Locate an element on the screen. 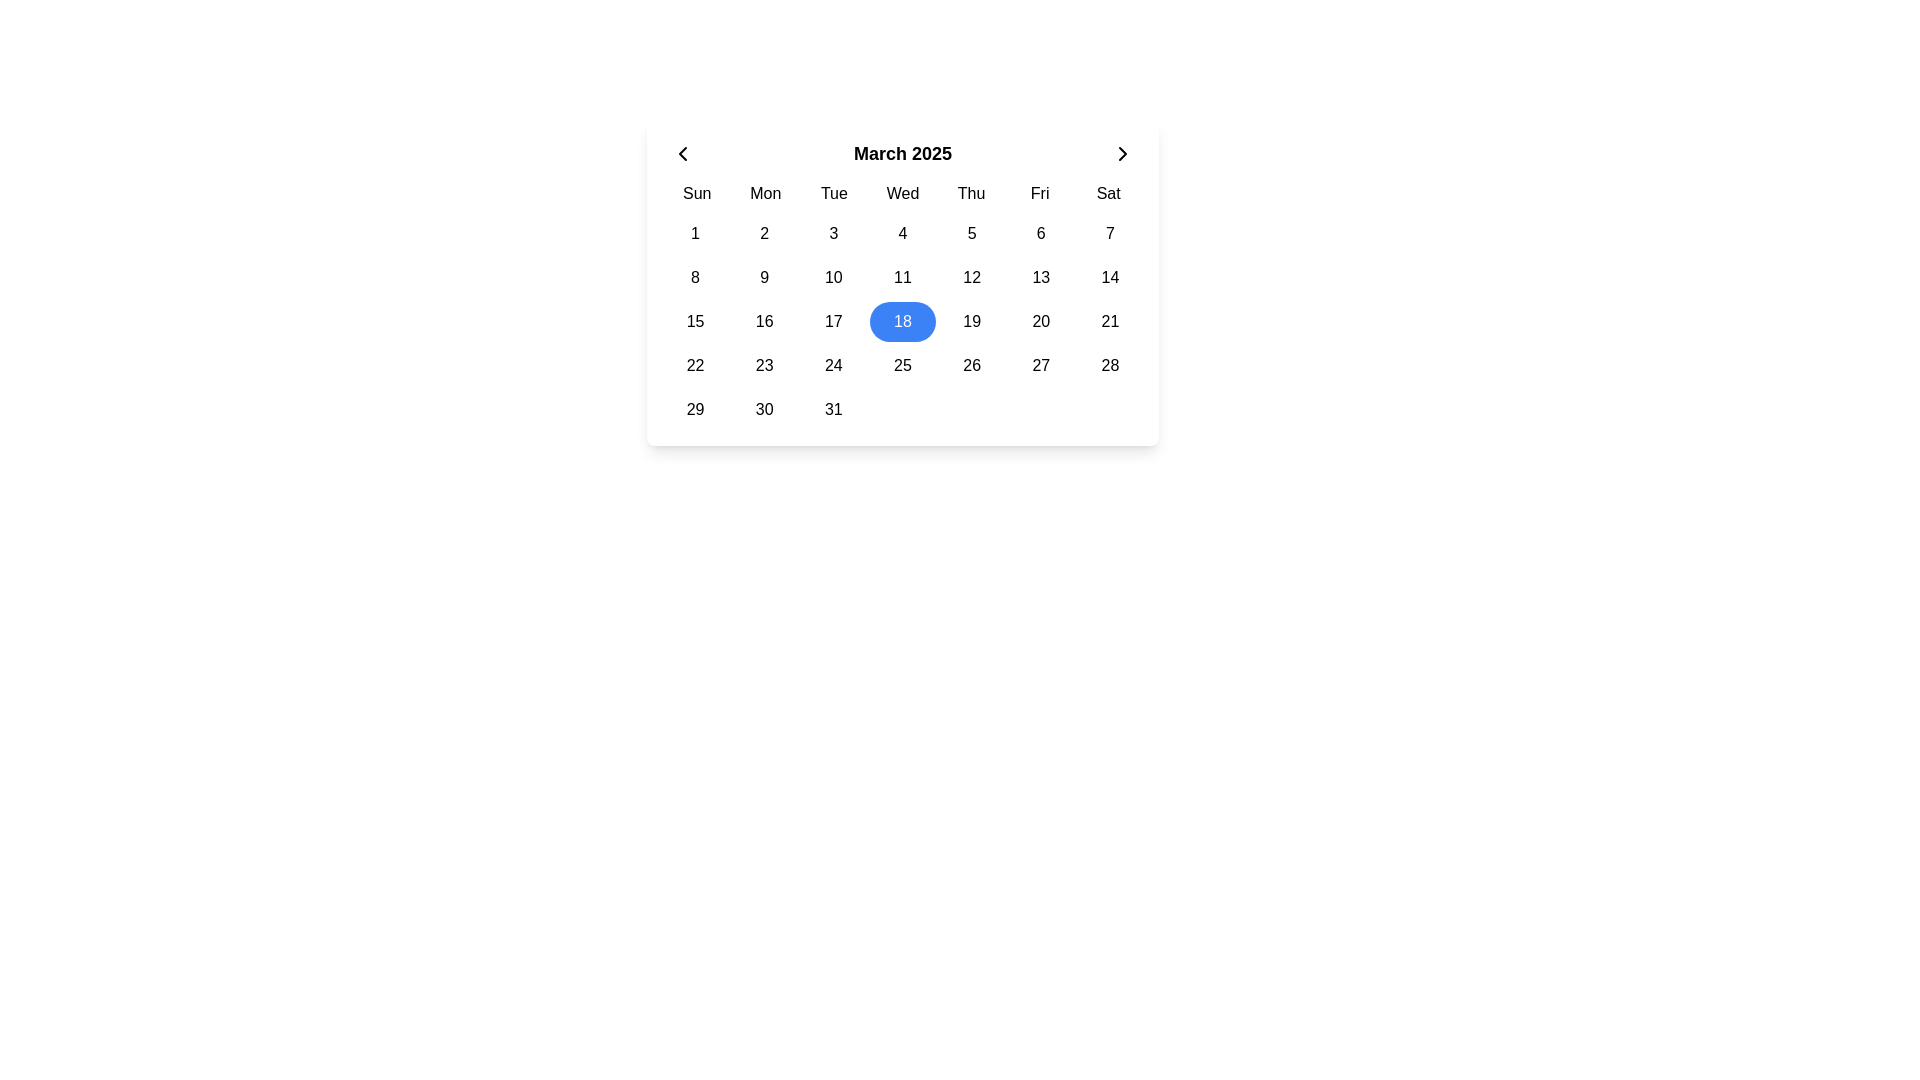  the right-pointing arrow button located in the top-right corner of the calendar interface is located at coordinates (1123, 153).